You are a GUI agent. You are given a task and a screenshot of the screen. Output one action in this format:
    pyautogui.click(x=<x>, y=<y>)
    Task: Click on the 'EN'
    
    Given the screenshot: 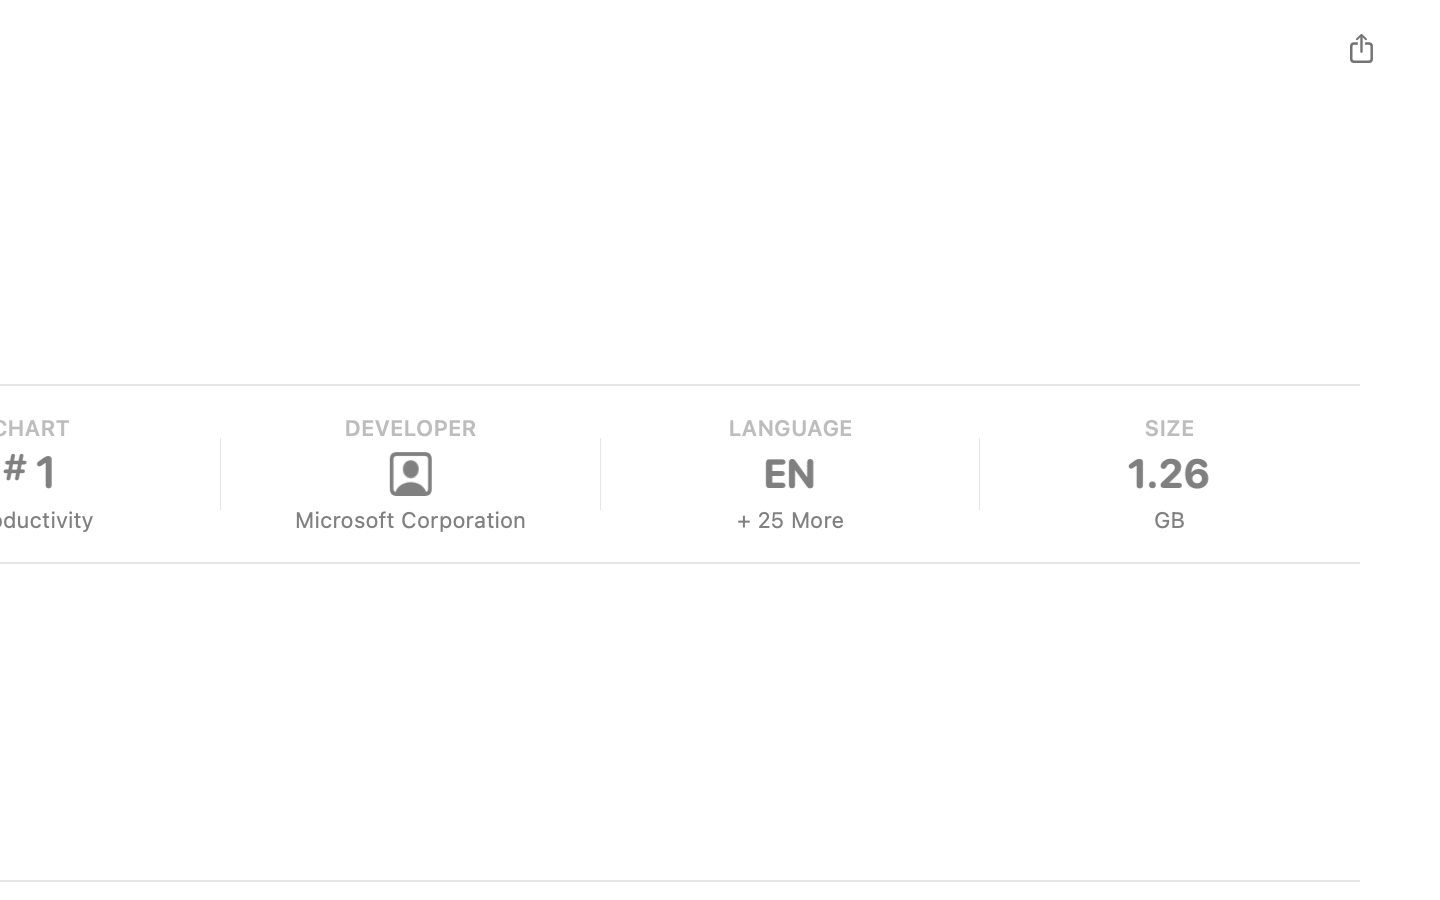 What is the action you would take?
    pyautogui.click(x=788, y=473)
    